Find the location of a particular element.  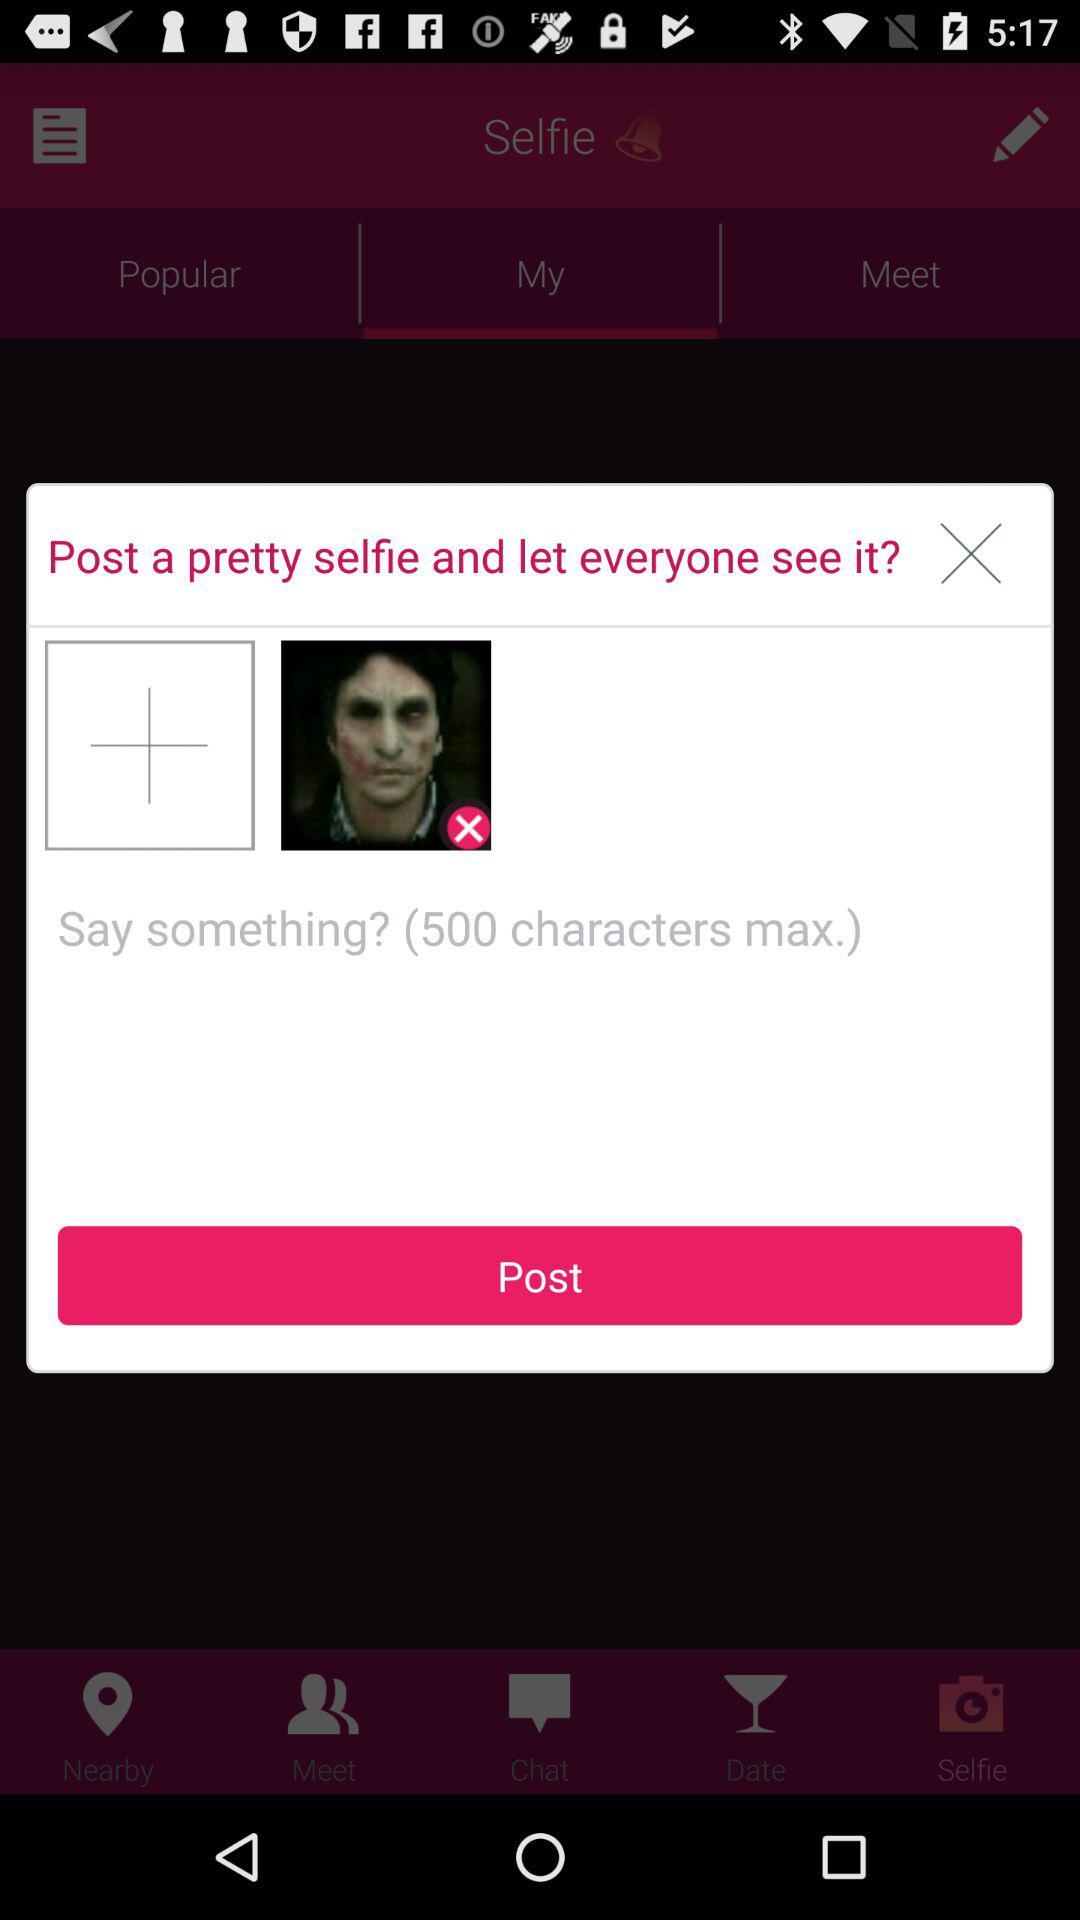

app next to the post a pretty app is located at coordinates (970, 555).